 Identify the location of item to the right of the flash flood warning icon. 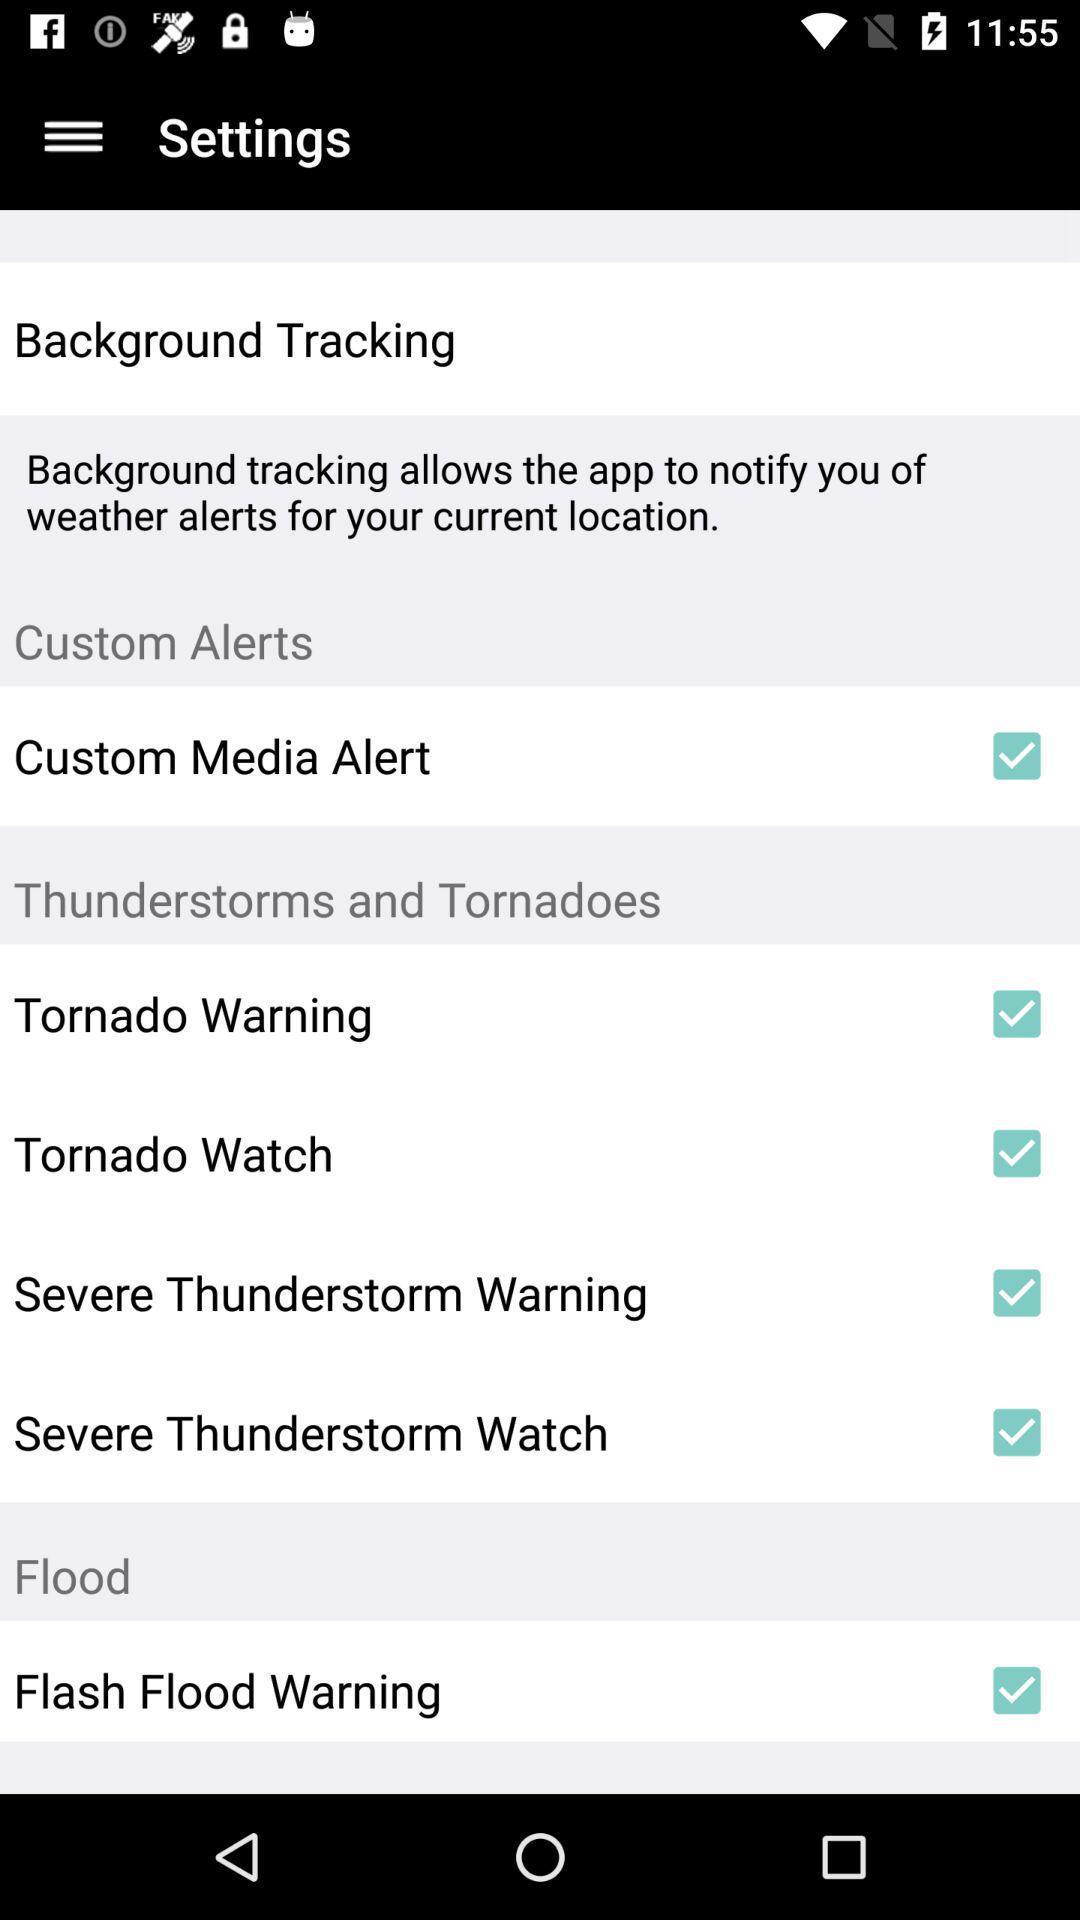
(1017, 1689).